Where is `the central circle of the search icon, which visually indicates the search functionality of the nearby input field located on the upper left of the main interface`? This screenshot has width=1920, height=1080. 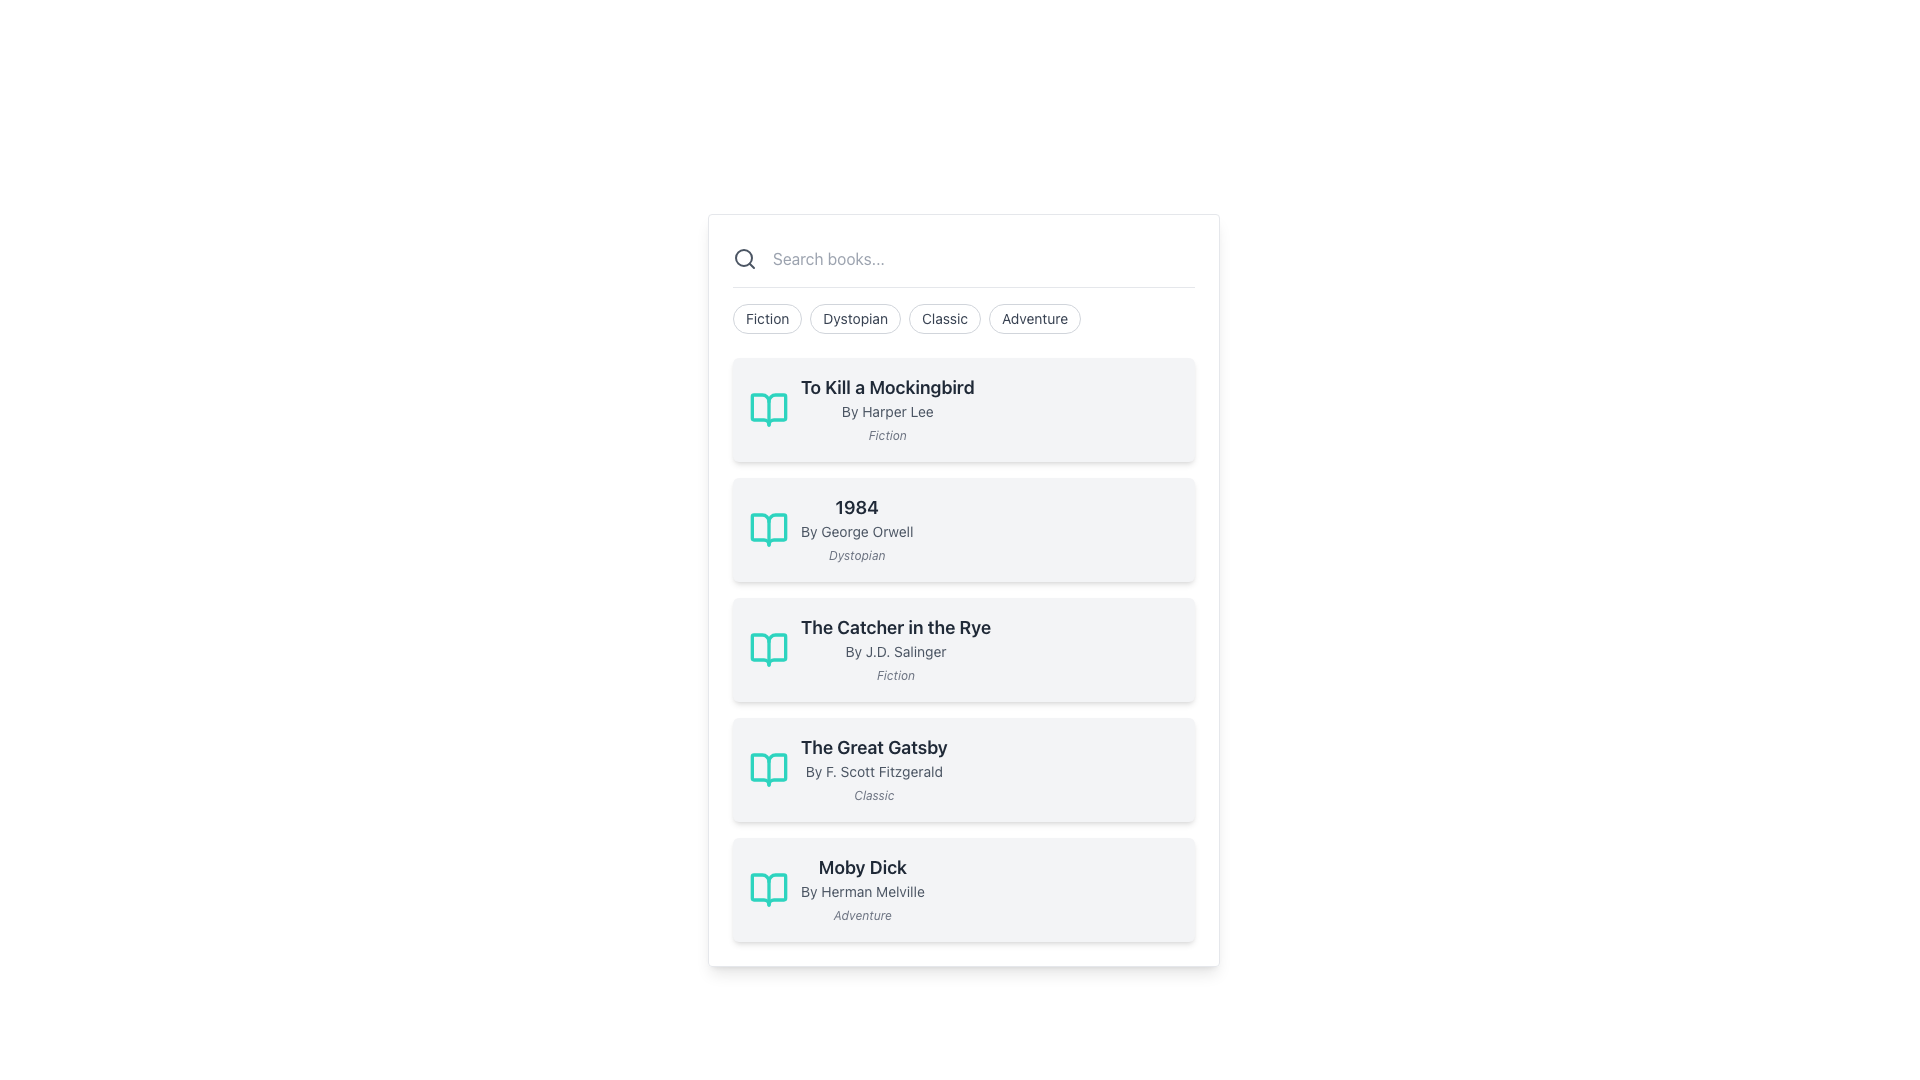 the central circle of the search icon, which visually indicates the search functionality of the nearby input field located on the upper left of the main interface is located at coordinates (743, 257).